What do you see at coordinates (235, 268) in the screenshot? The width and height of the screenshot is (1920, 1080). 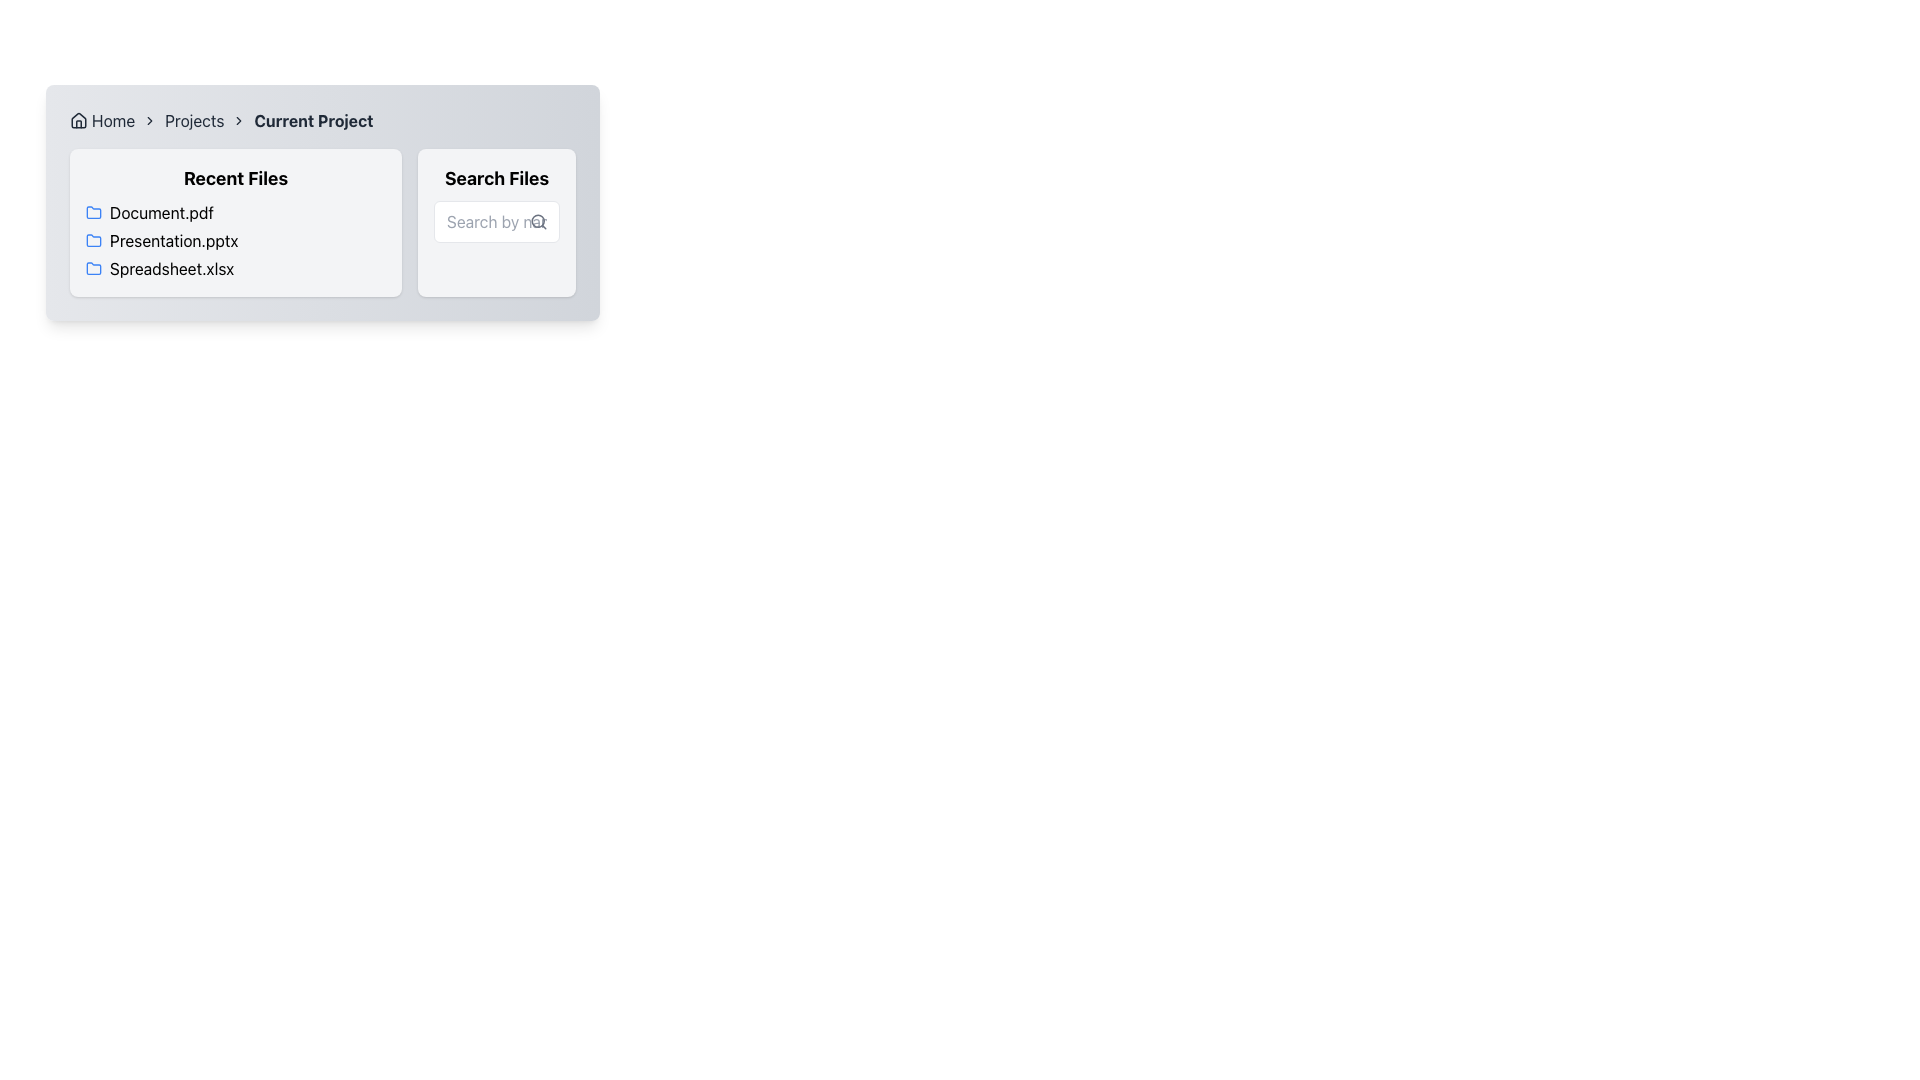 I see `the 'Spreadsheet.xlsx' file representation entry` at bounding box center [235, 268].